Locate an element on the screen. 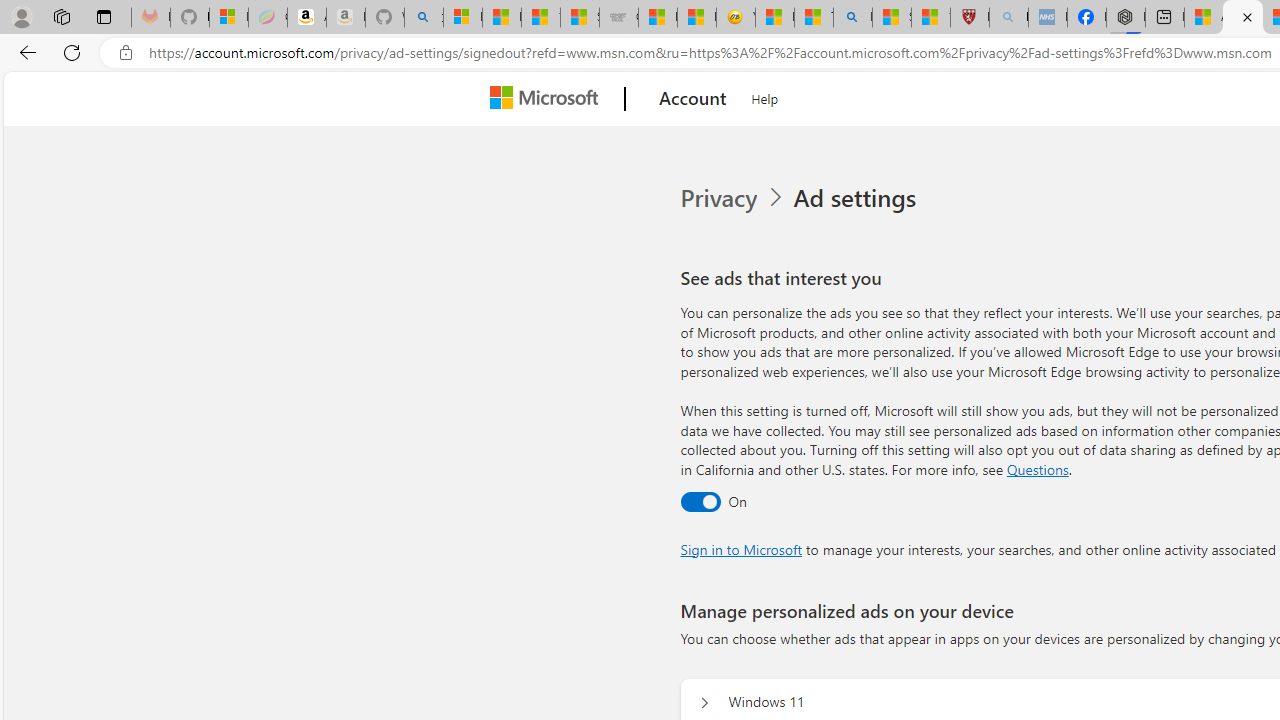  'Ad settings toggle' is located at coordinates (700, 500).